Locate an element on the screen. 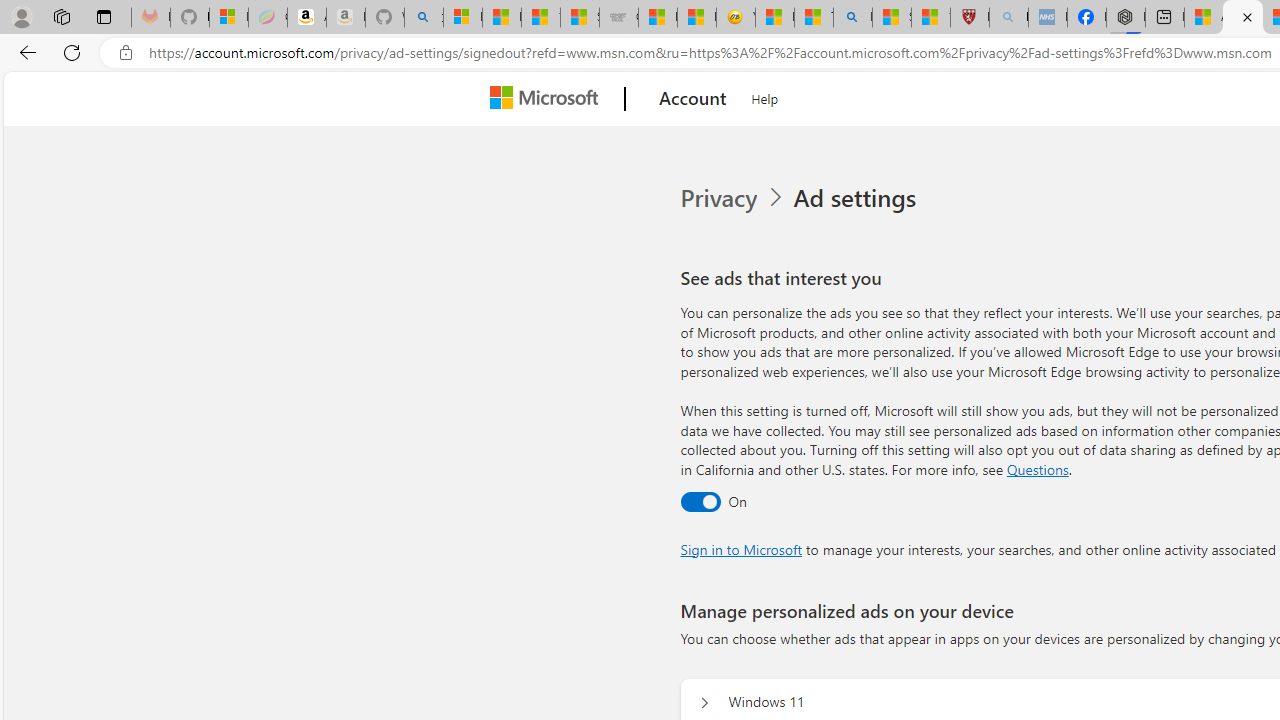  'Ad settings toggle' is located at coordinates (700, 500).